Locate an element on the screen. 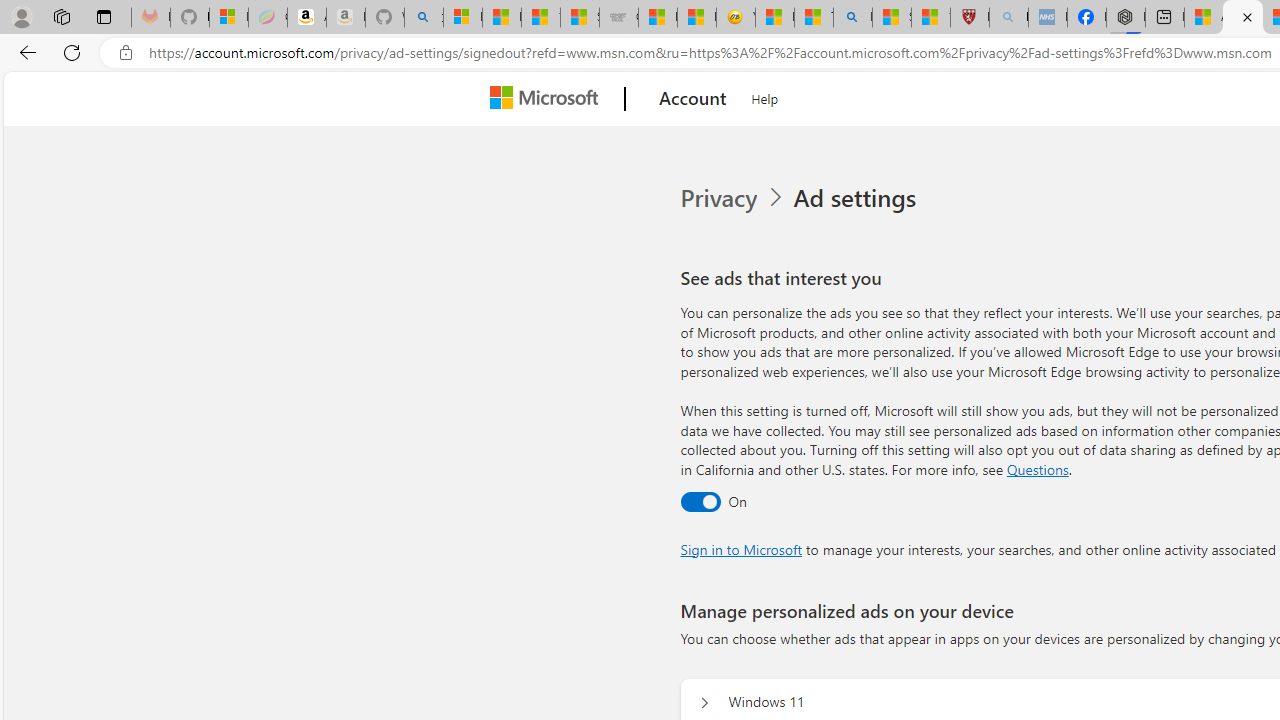  'Ad settings toggle' is located at coordinates (700, 500).